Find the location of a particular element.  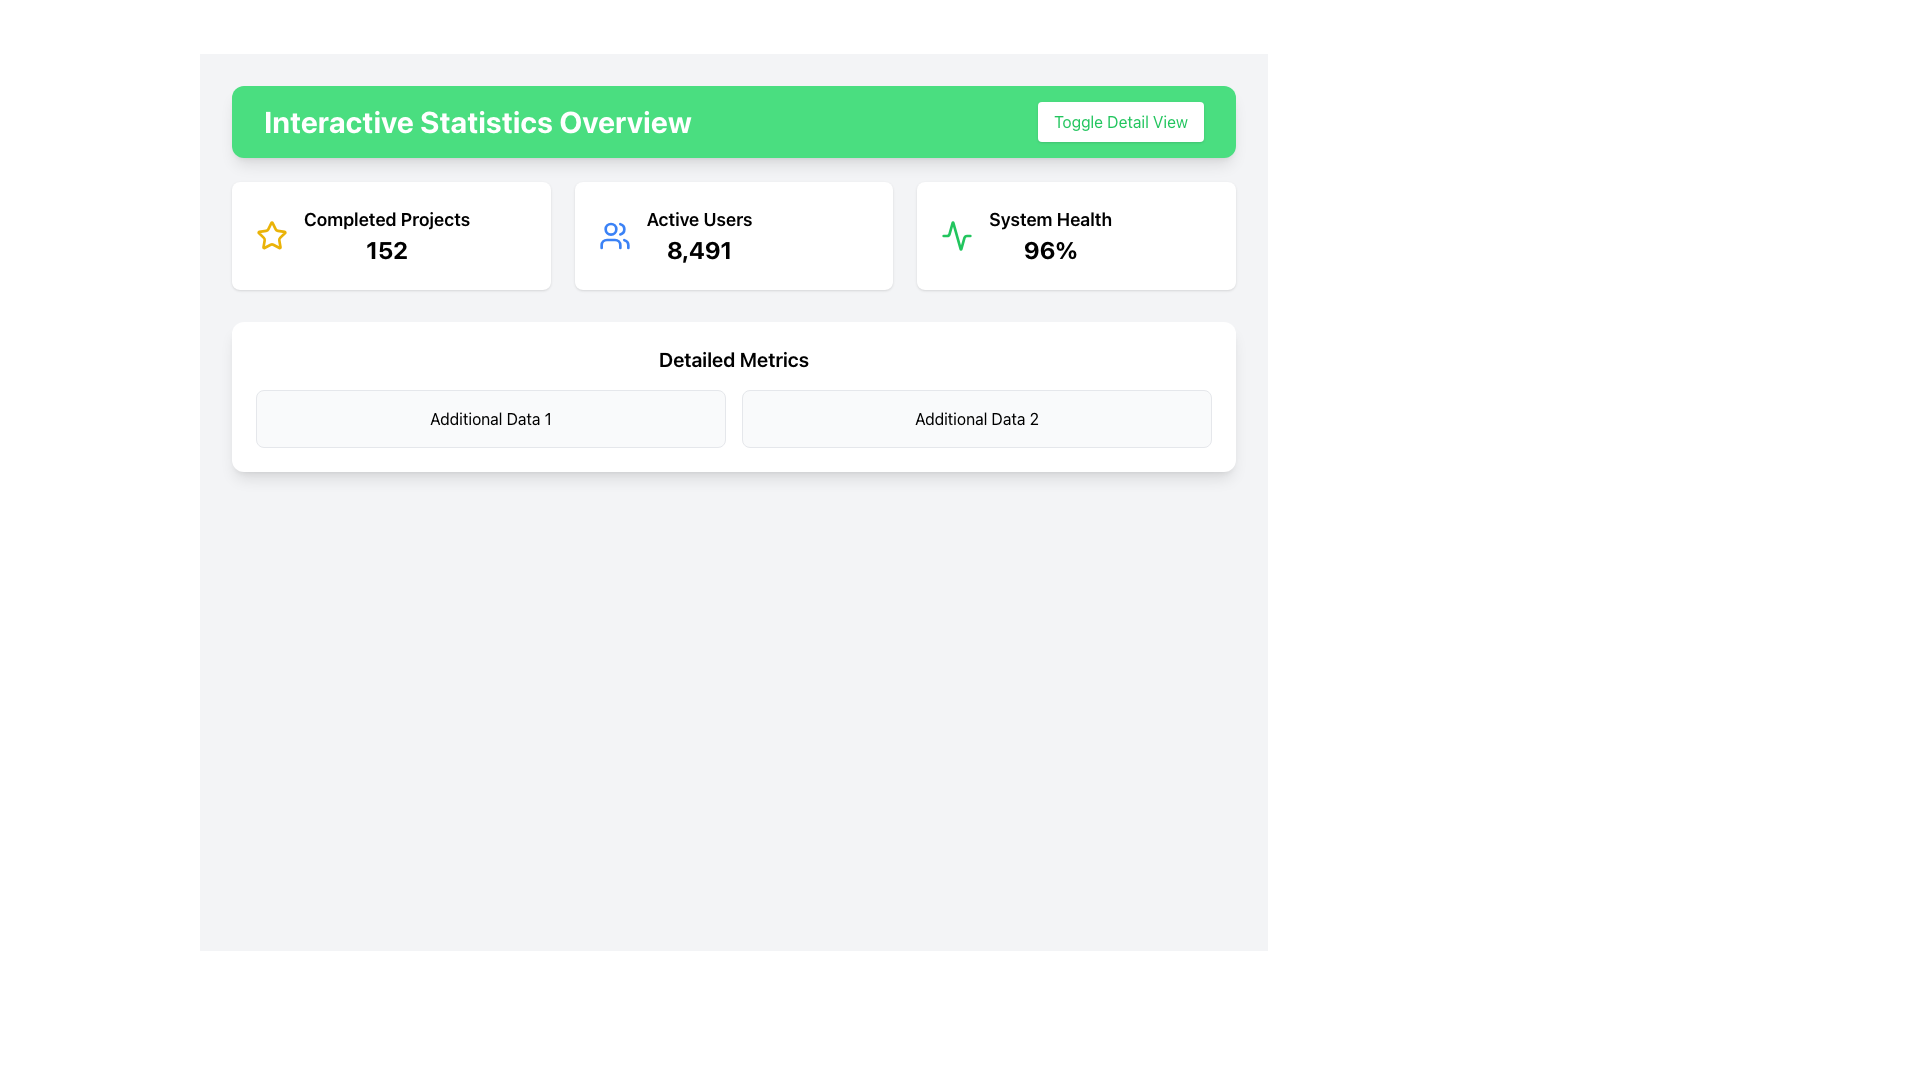

attributes of the text display element that indicates system health, located in the top-right section and adjacent to a heartbeat icon is located at coordinates (1049, 234).